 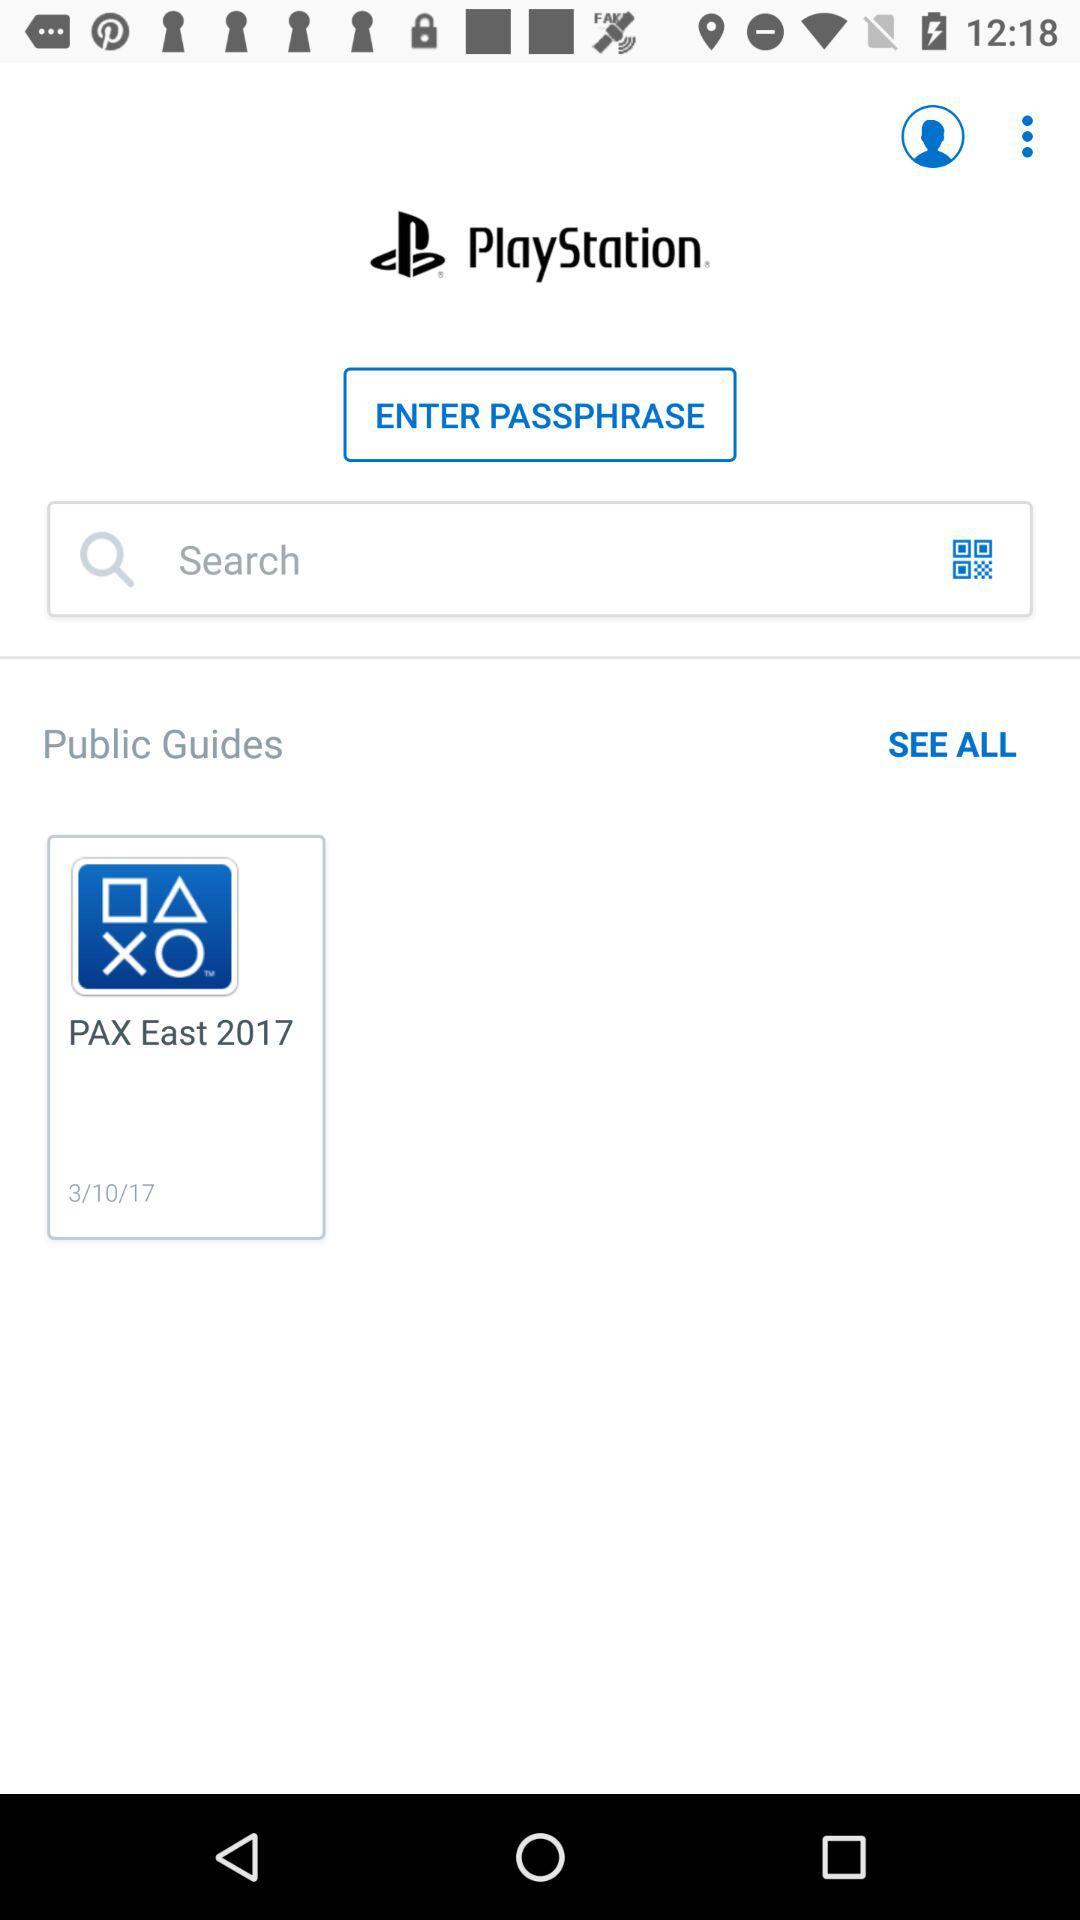 I want to click on the avatar icon, so click(x=933, y=135).